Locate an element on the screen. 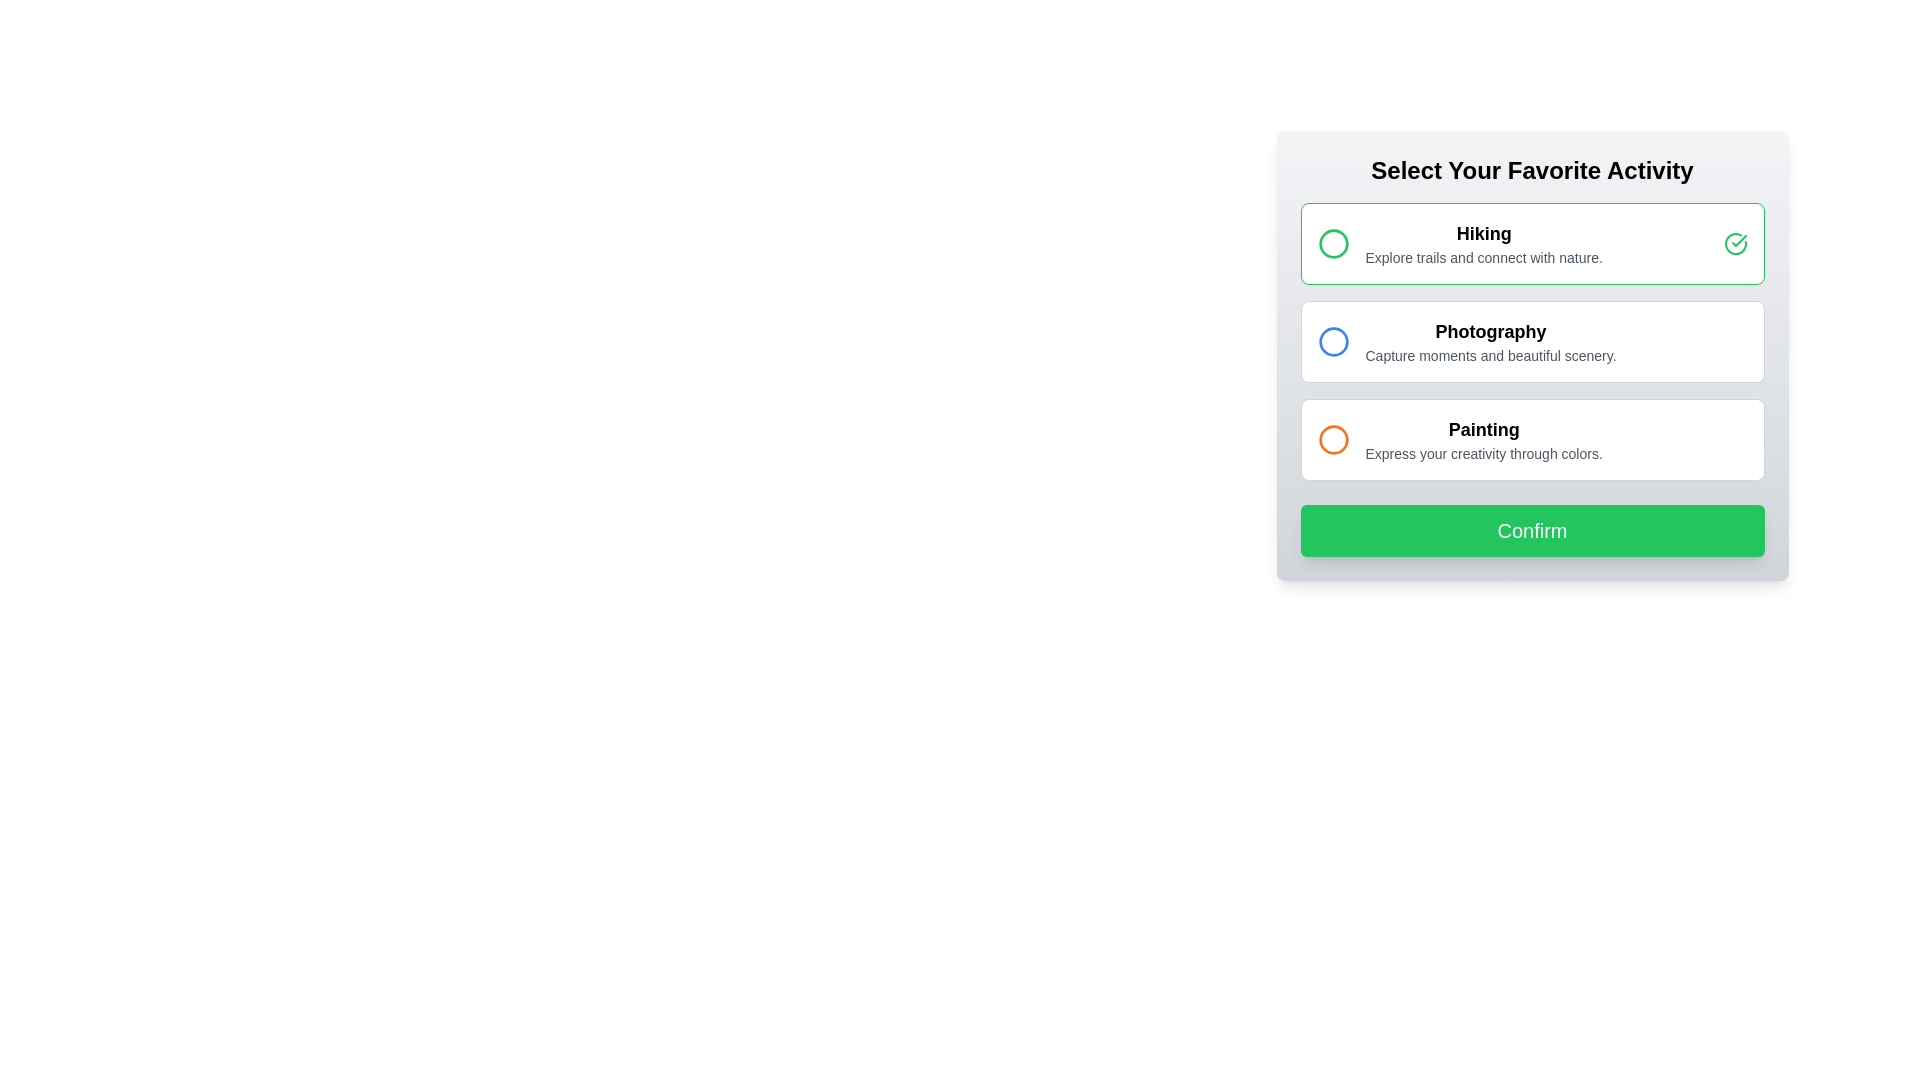  the 'Painting' radio button located in the third row under 'Select Your Favorite Activity', which serves to indicate the selected option within a list of choices is located at coordinates (1333, 438).